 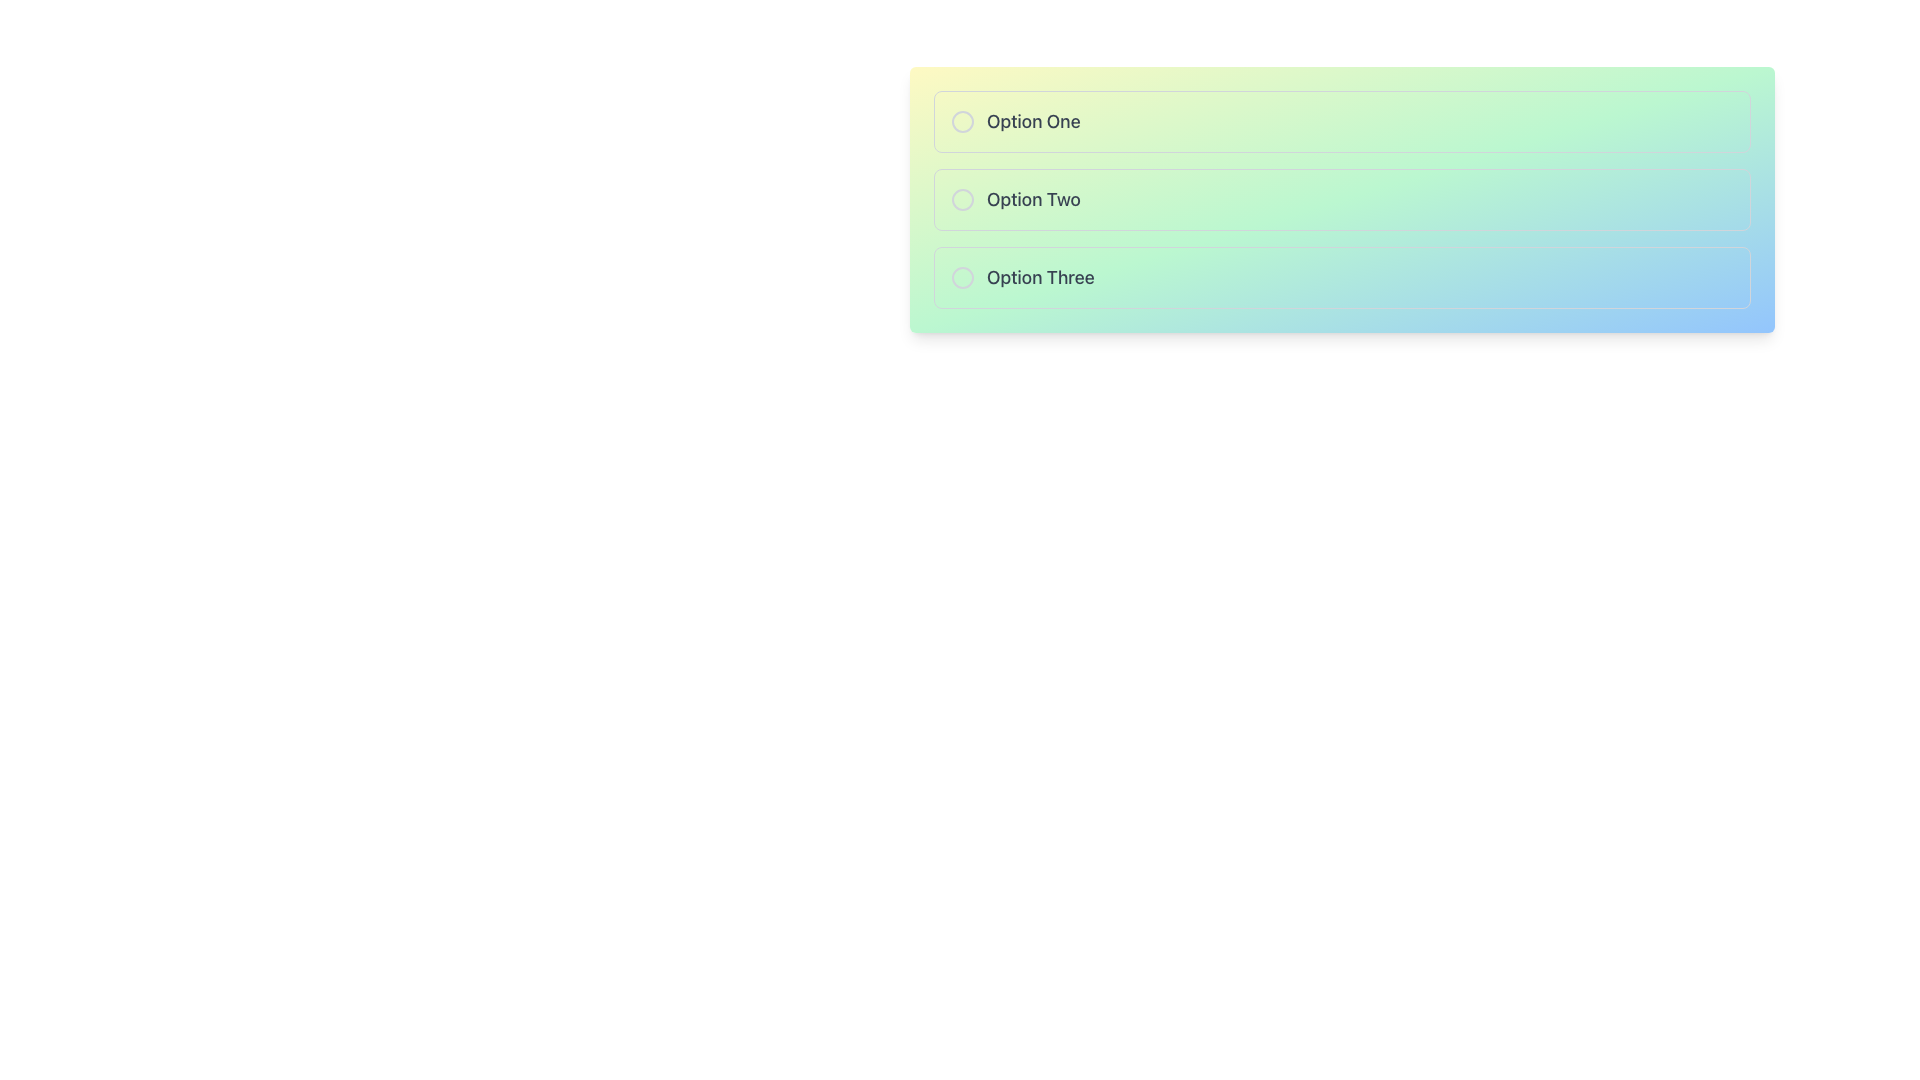 I want to click on the first selectable item element in the radio button group, so click(x=1342, y=122).